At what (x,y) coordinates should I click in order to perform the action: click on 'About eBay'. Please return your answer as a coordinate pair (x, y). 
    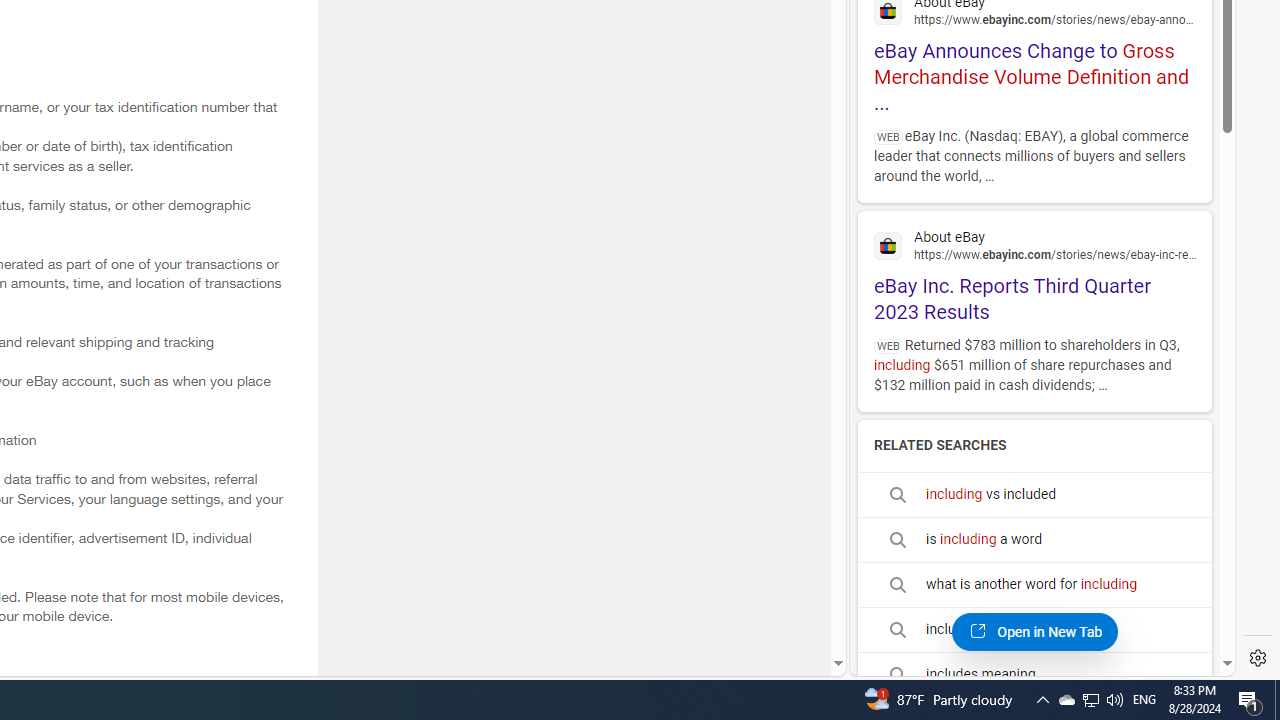
    Looking at the image, I should click on (1034, 243).